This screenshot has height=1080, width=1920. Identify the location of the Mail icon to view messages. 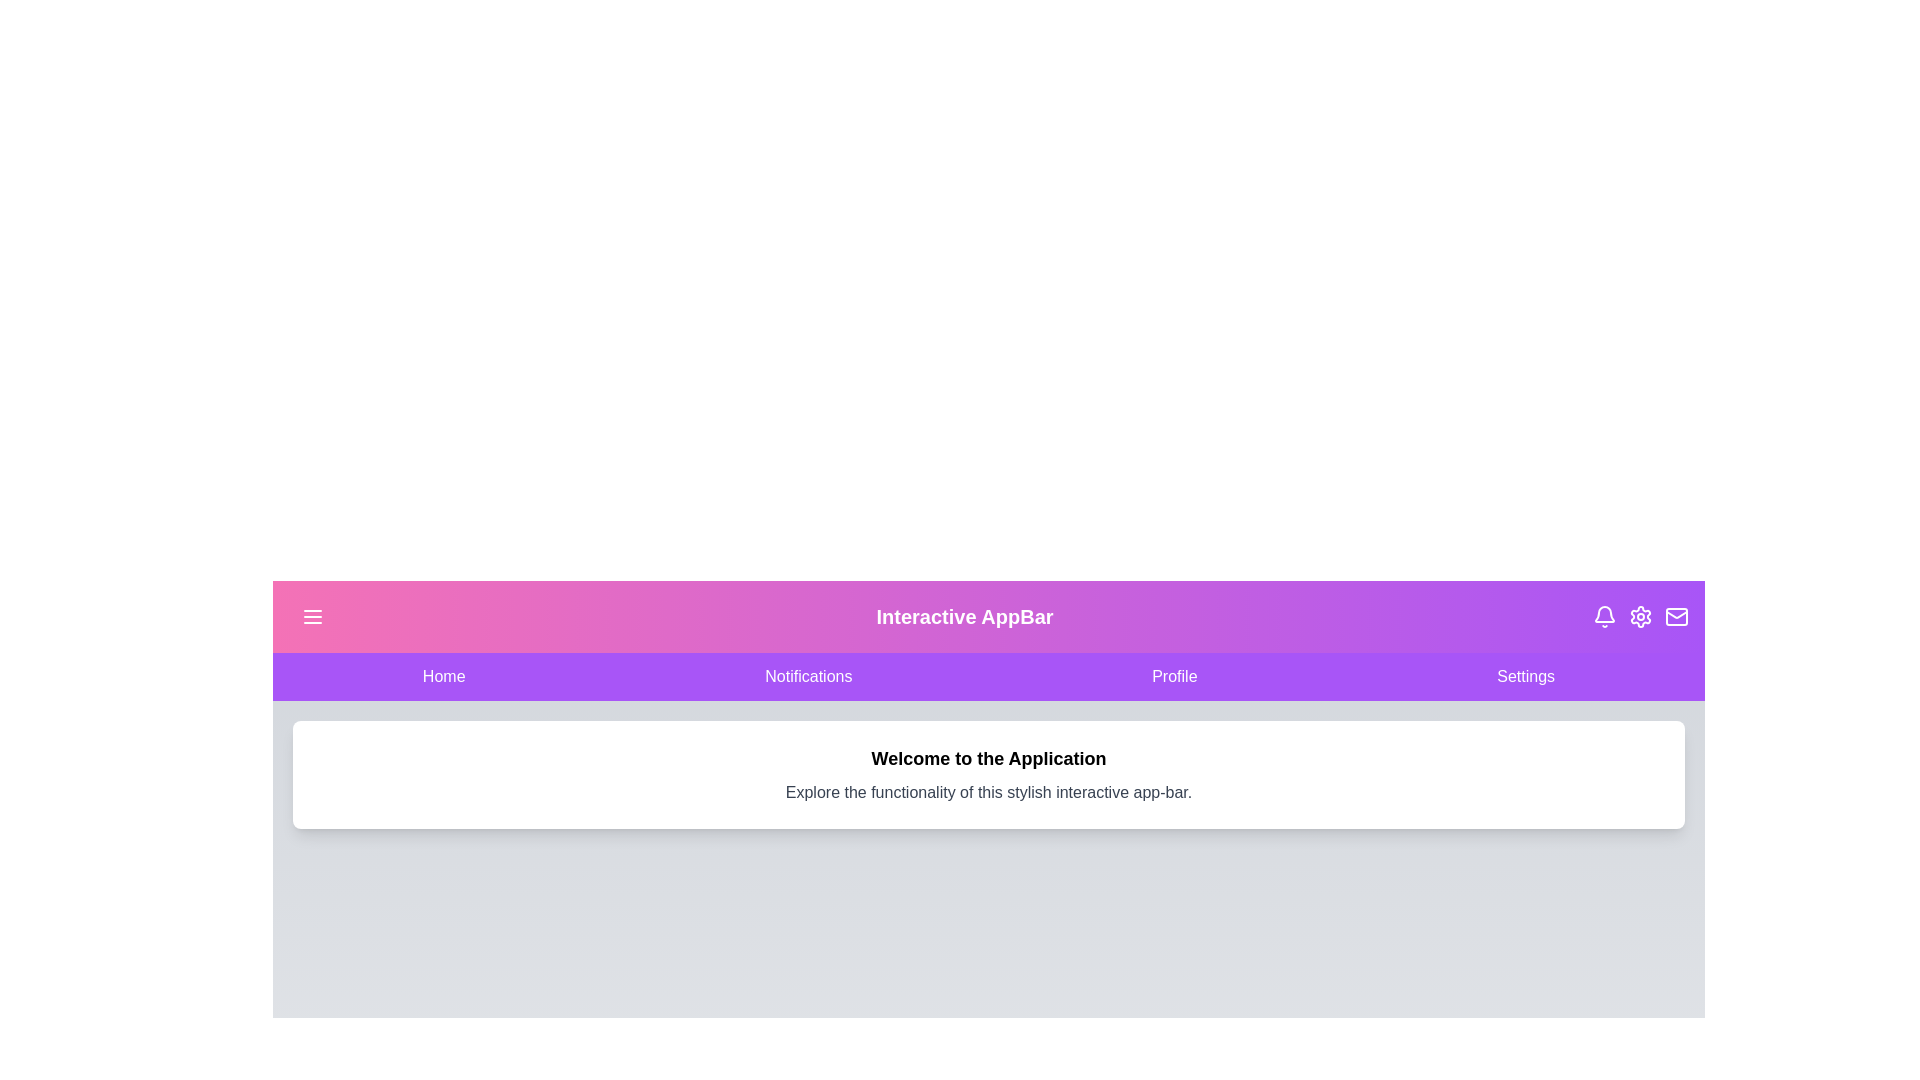
(1676, 616).